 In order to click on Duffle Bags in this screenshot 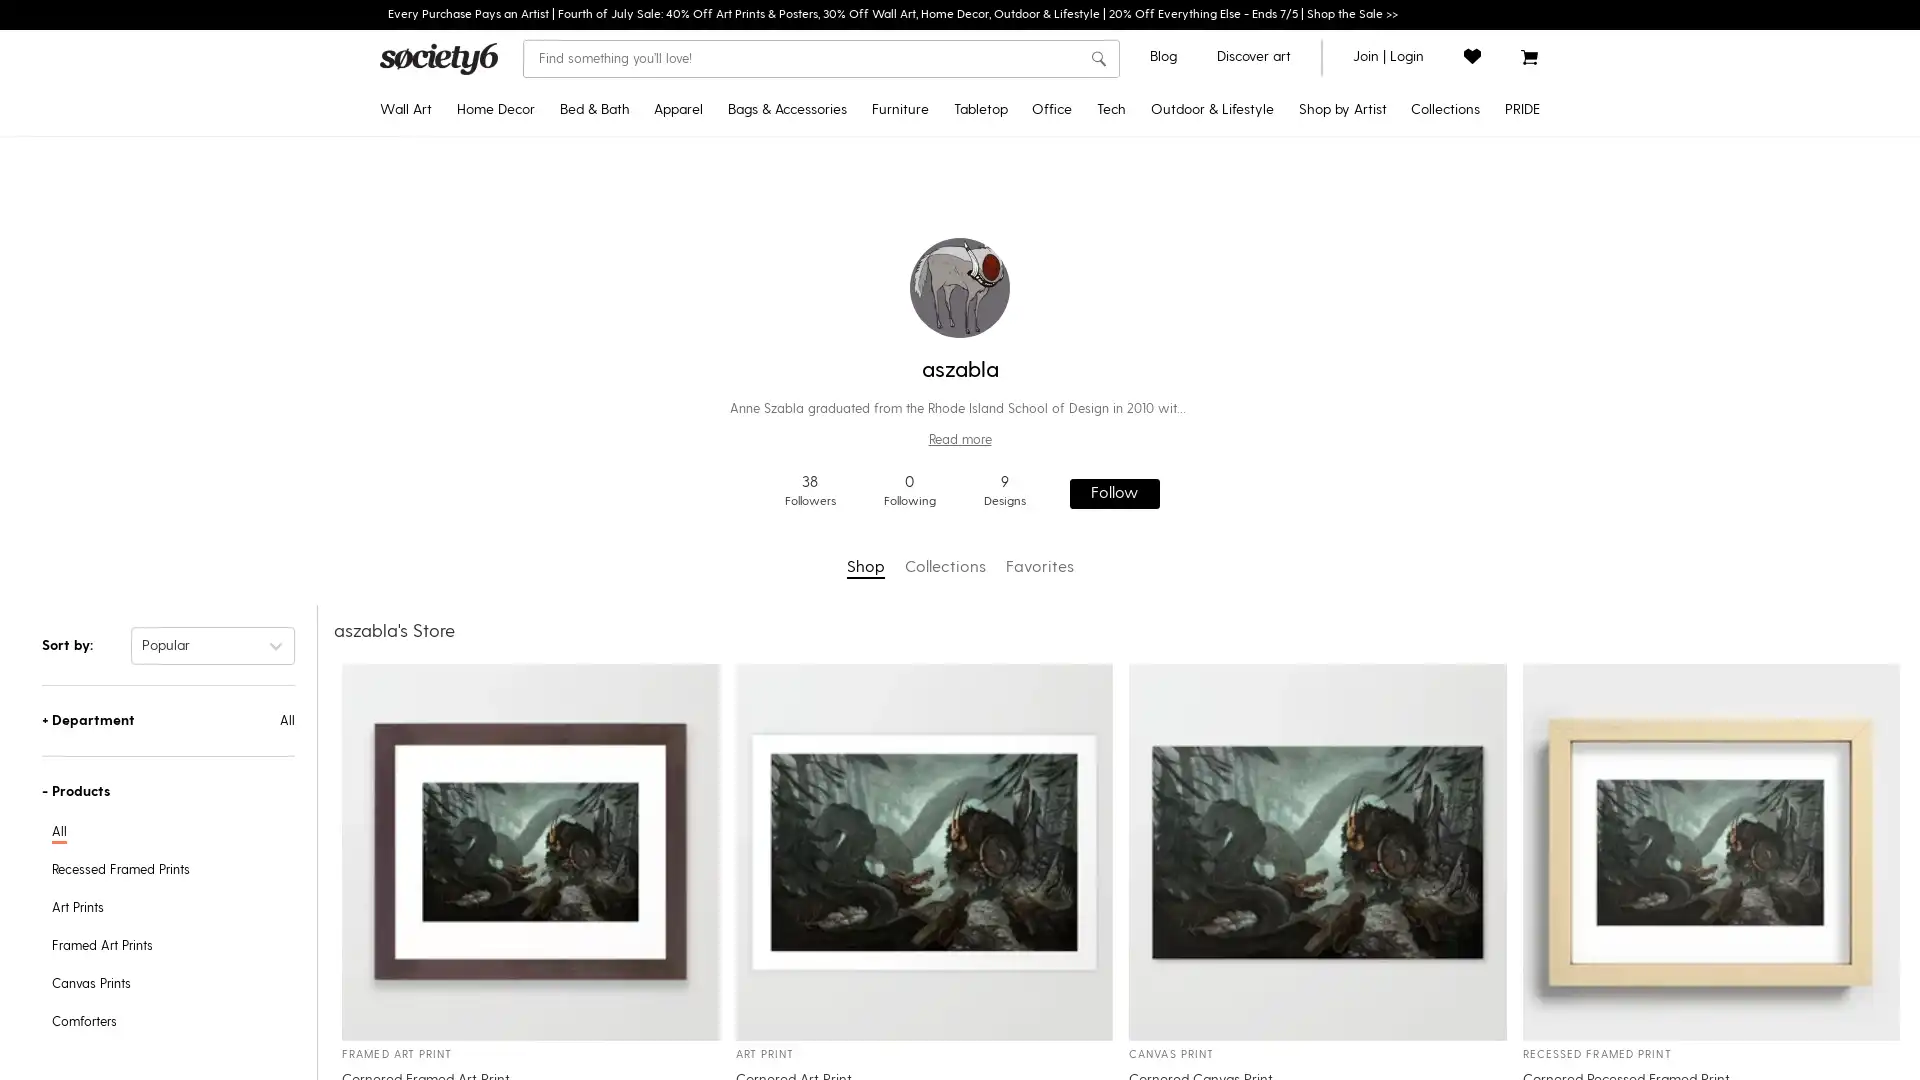, I will do `click(801, 256)`.